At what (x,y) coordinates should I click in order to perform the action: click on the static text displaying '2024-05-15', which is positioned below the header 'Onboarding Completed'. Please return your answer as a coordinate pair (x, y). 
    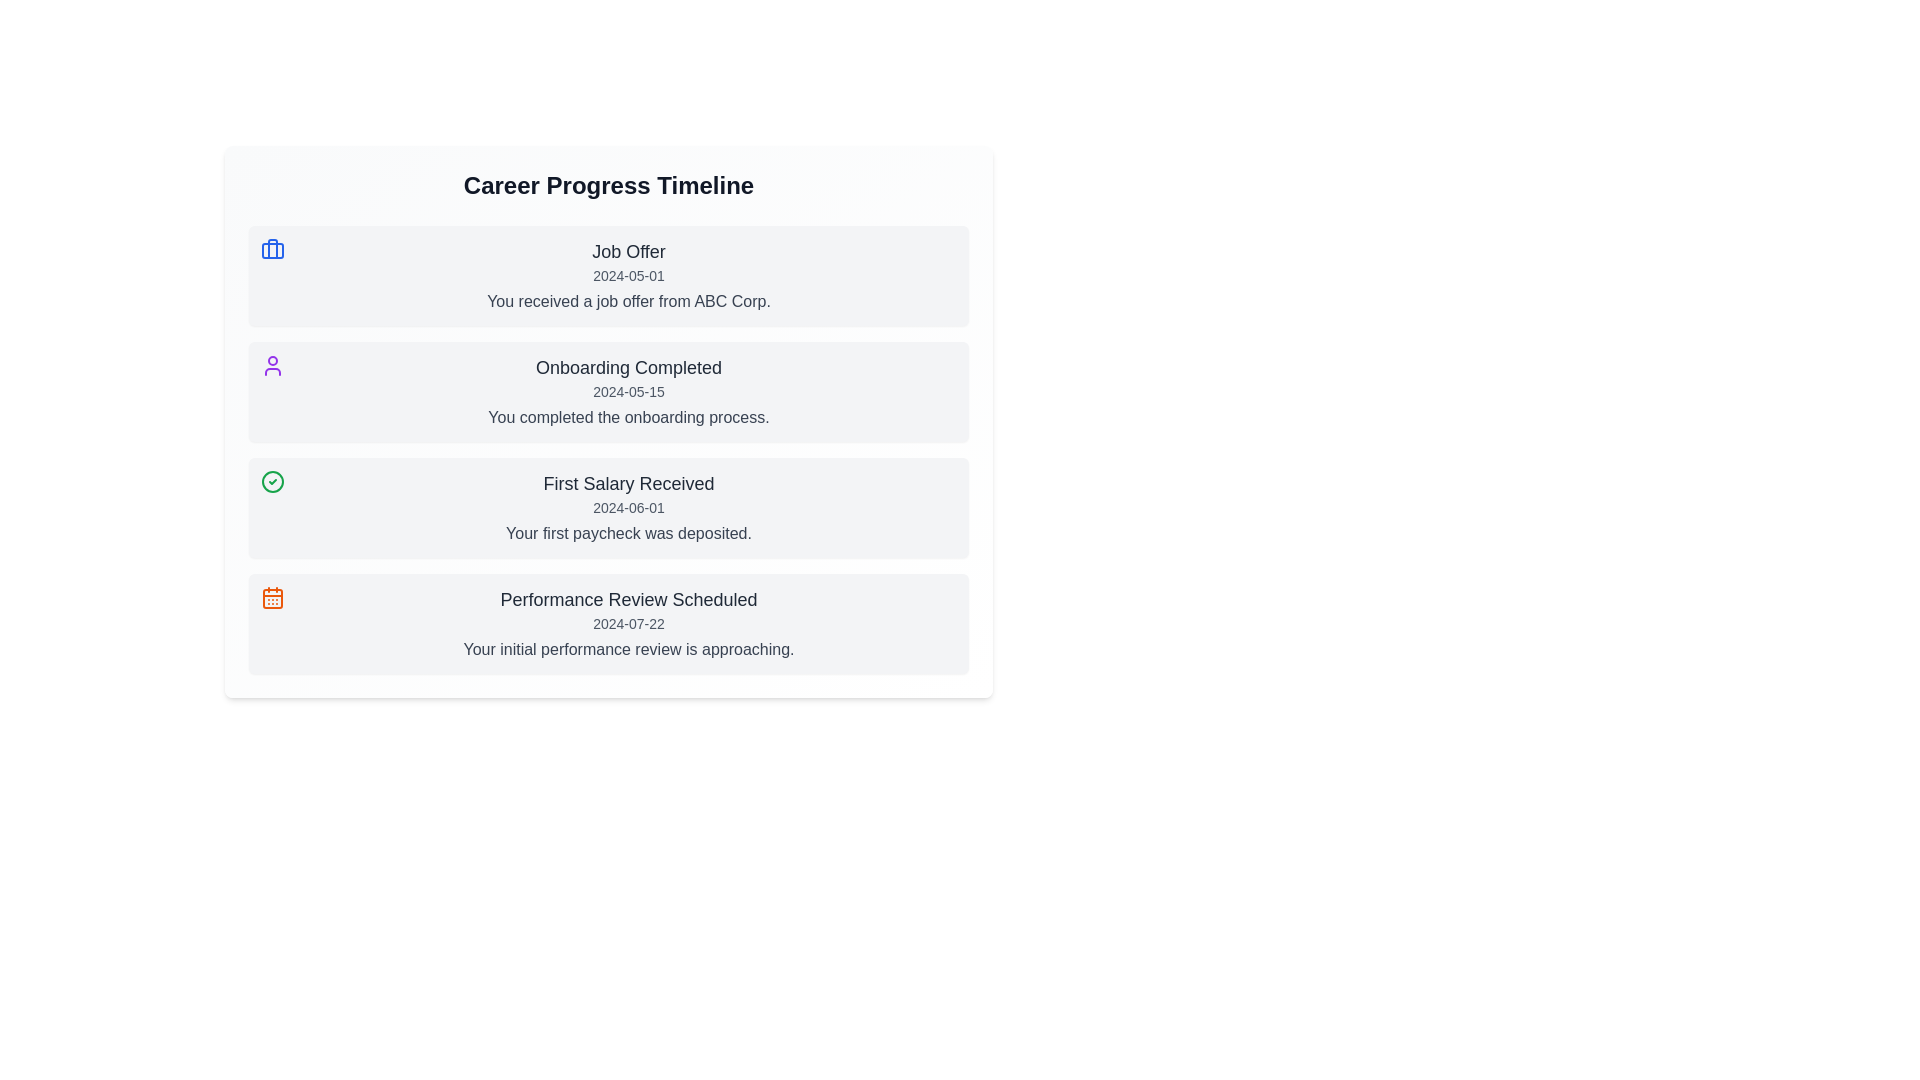
    Looking at the image, I should click on (627, 392).